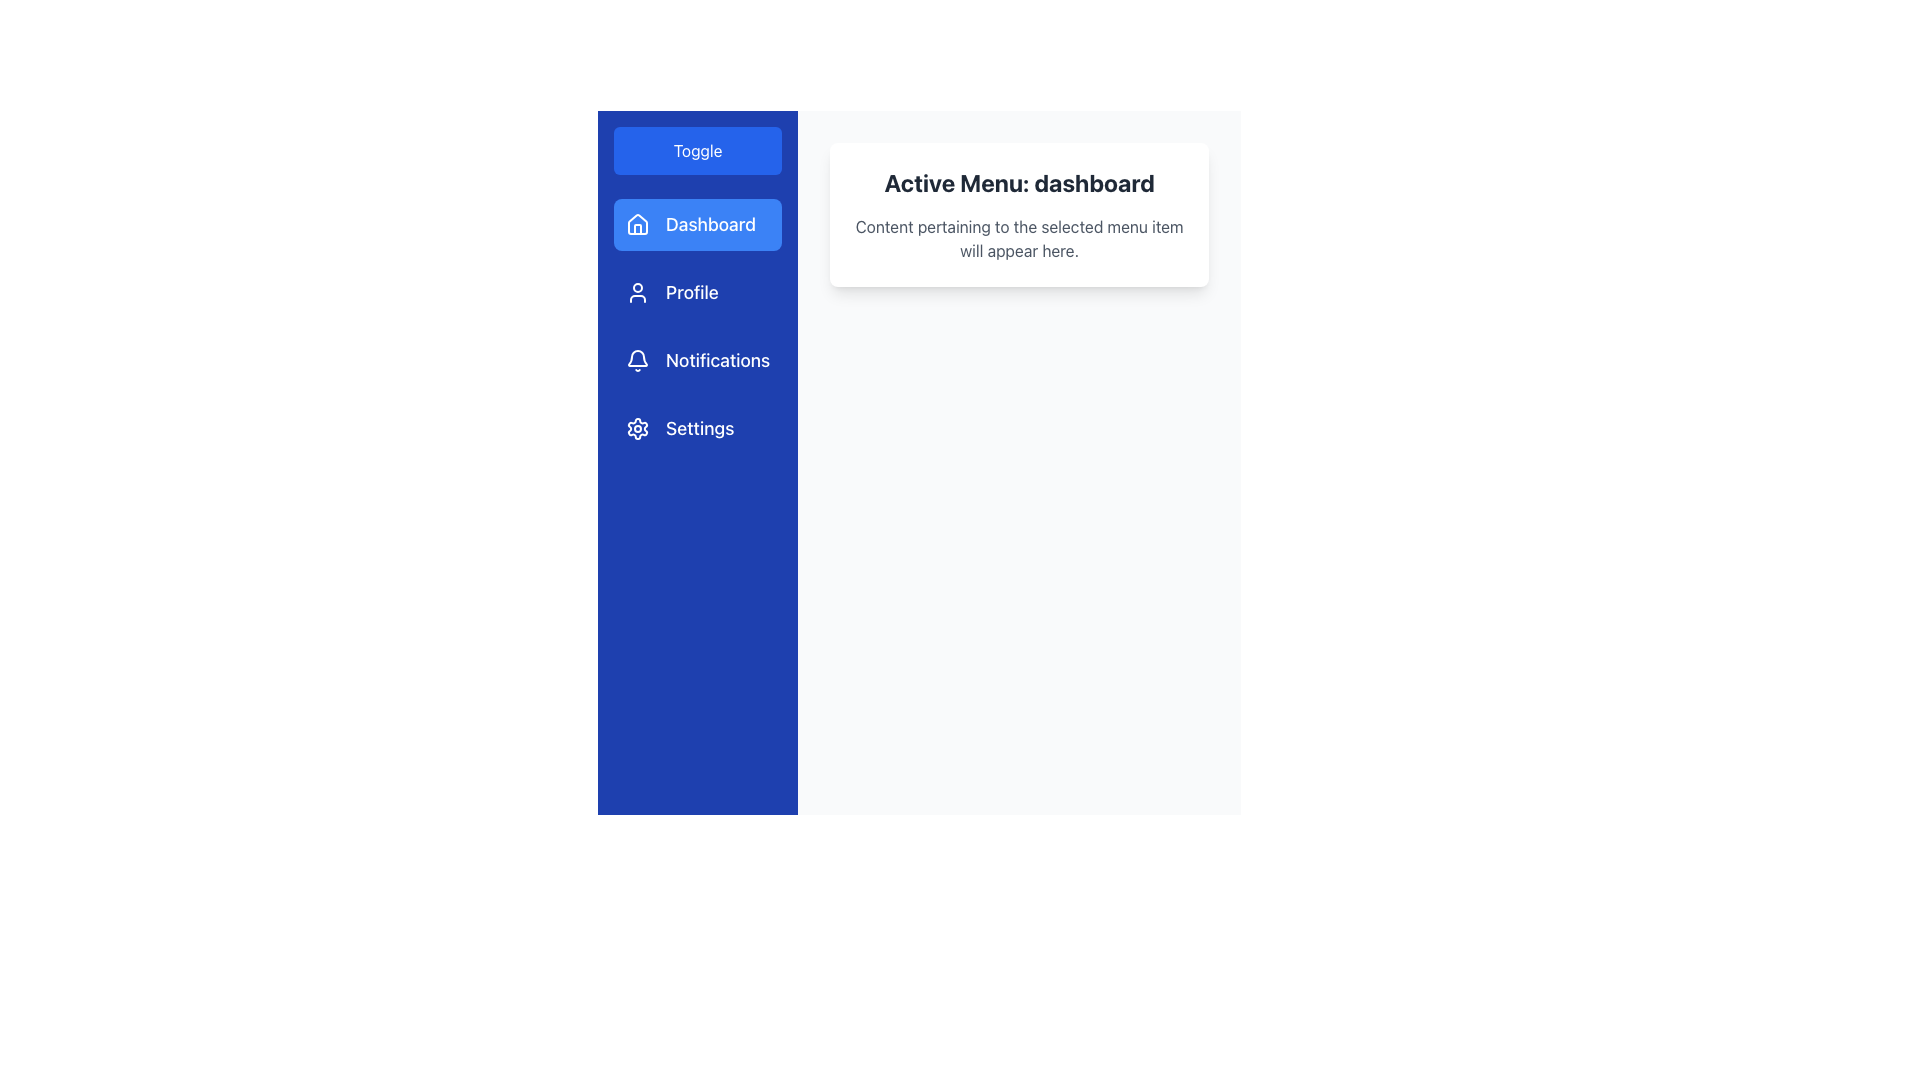 This screenshot has width=1920, height=1080. I want to click on the bell icon in the vertical navigation menu associated with the 'Notifications' text, which is located to the left of the text, so click(637, 361).